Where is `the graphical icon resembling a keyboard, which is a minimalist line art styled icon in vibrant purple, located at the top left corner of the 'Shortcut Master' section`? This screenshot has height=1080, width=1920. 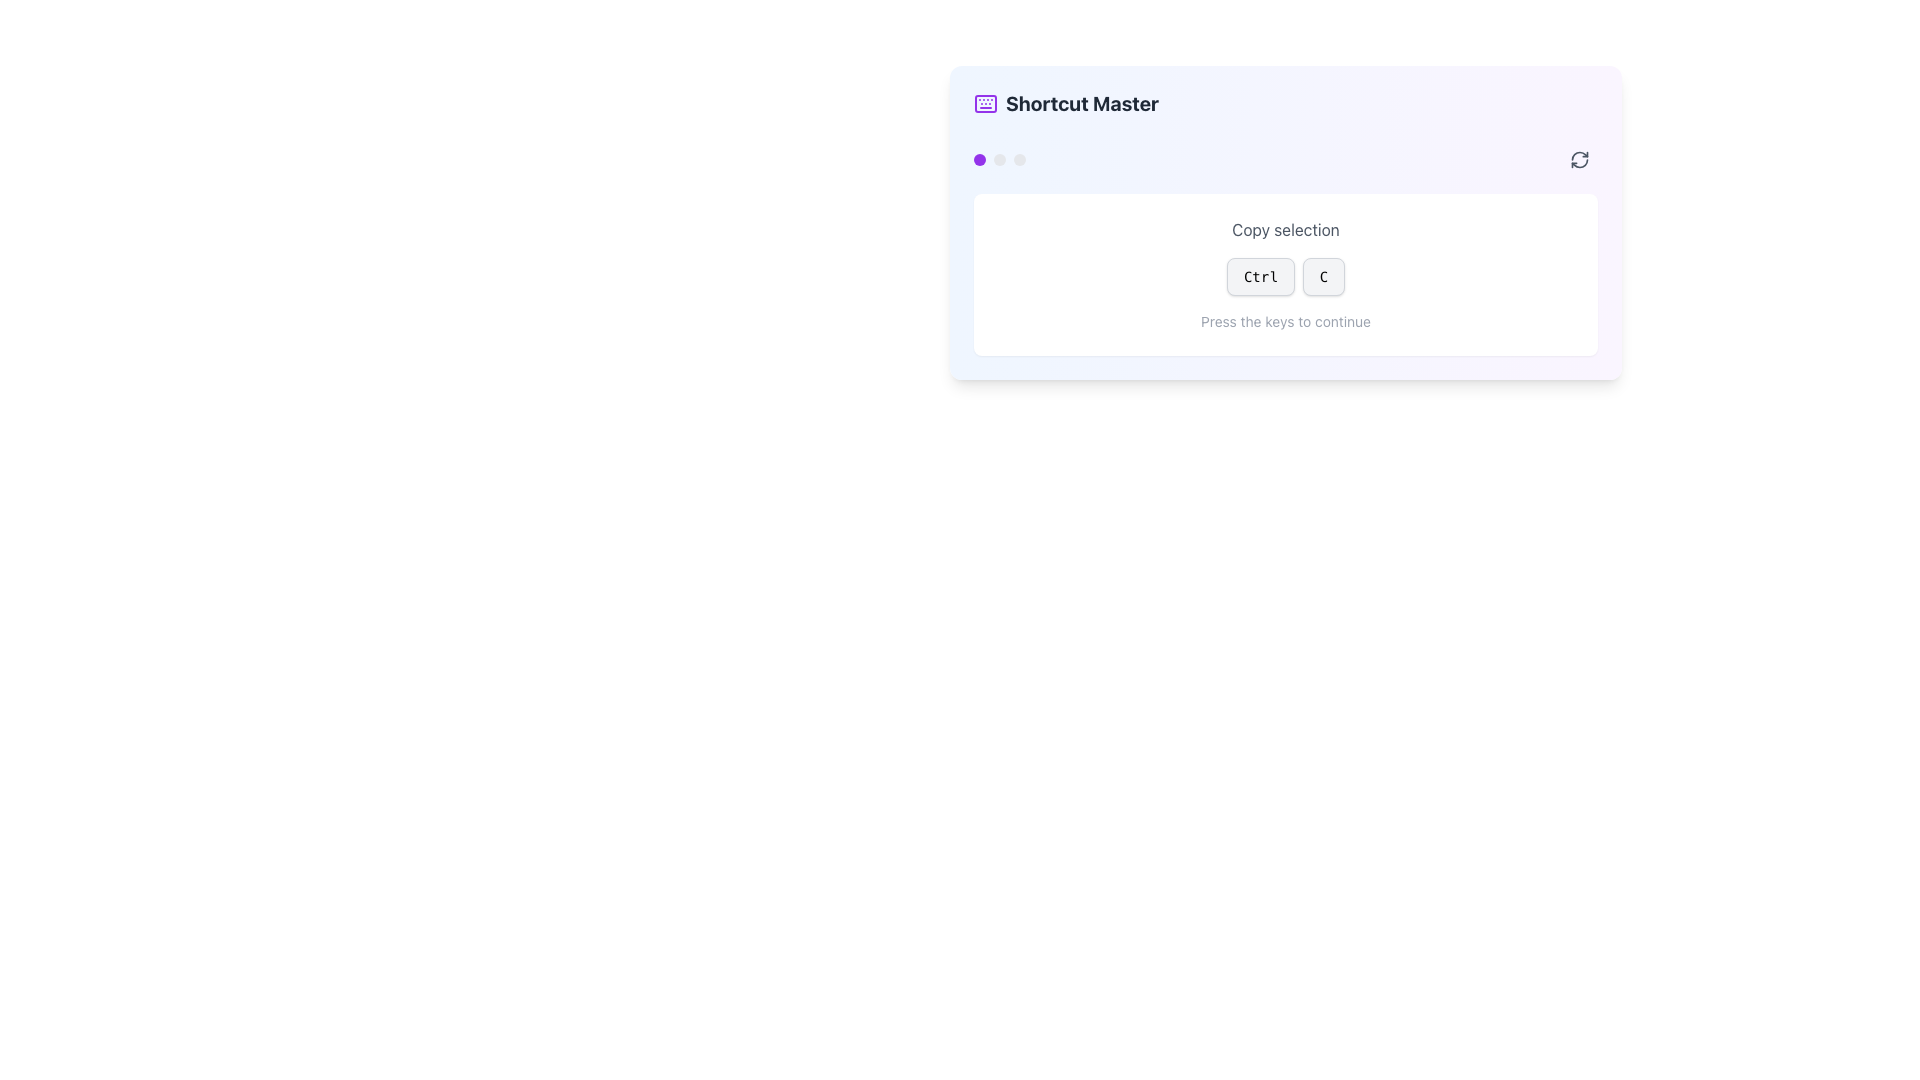
the graphical icon resembling a keyboard, which is a minimalist line art styled icon in vibrant purple, located at the top left corner of the 'Shortcut Master' section is located at coordinates (985, 104).